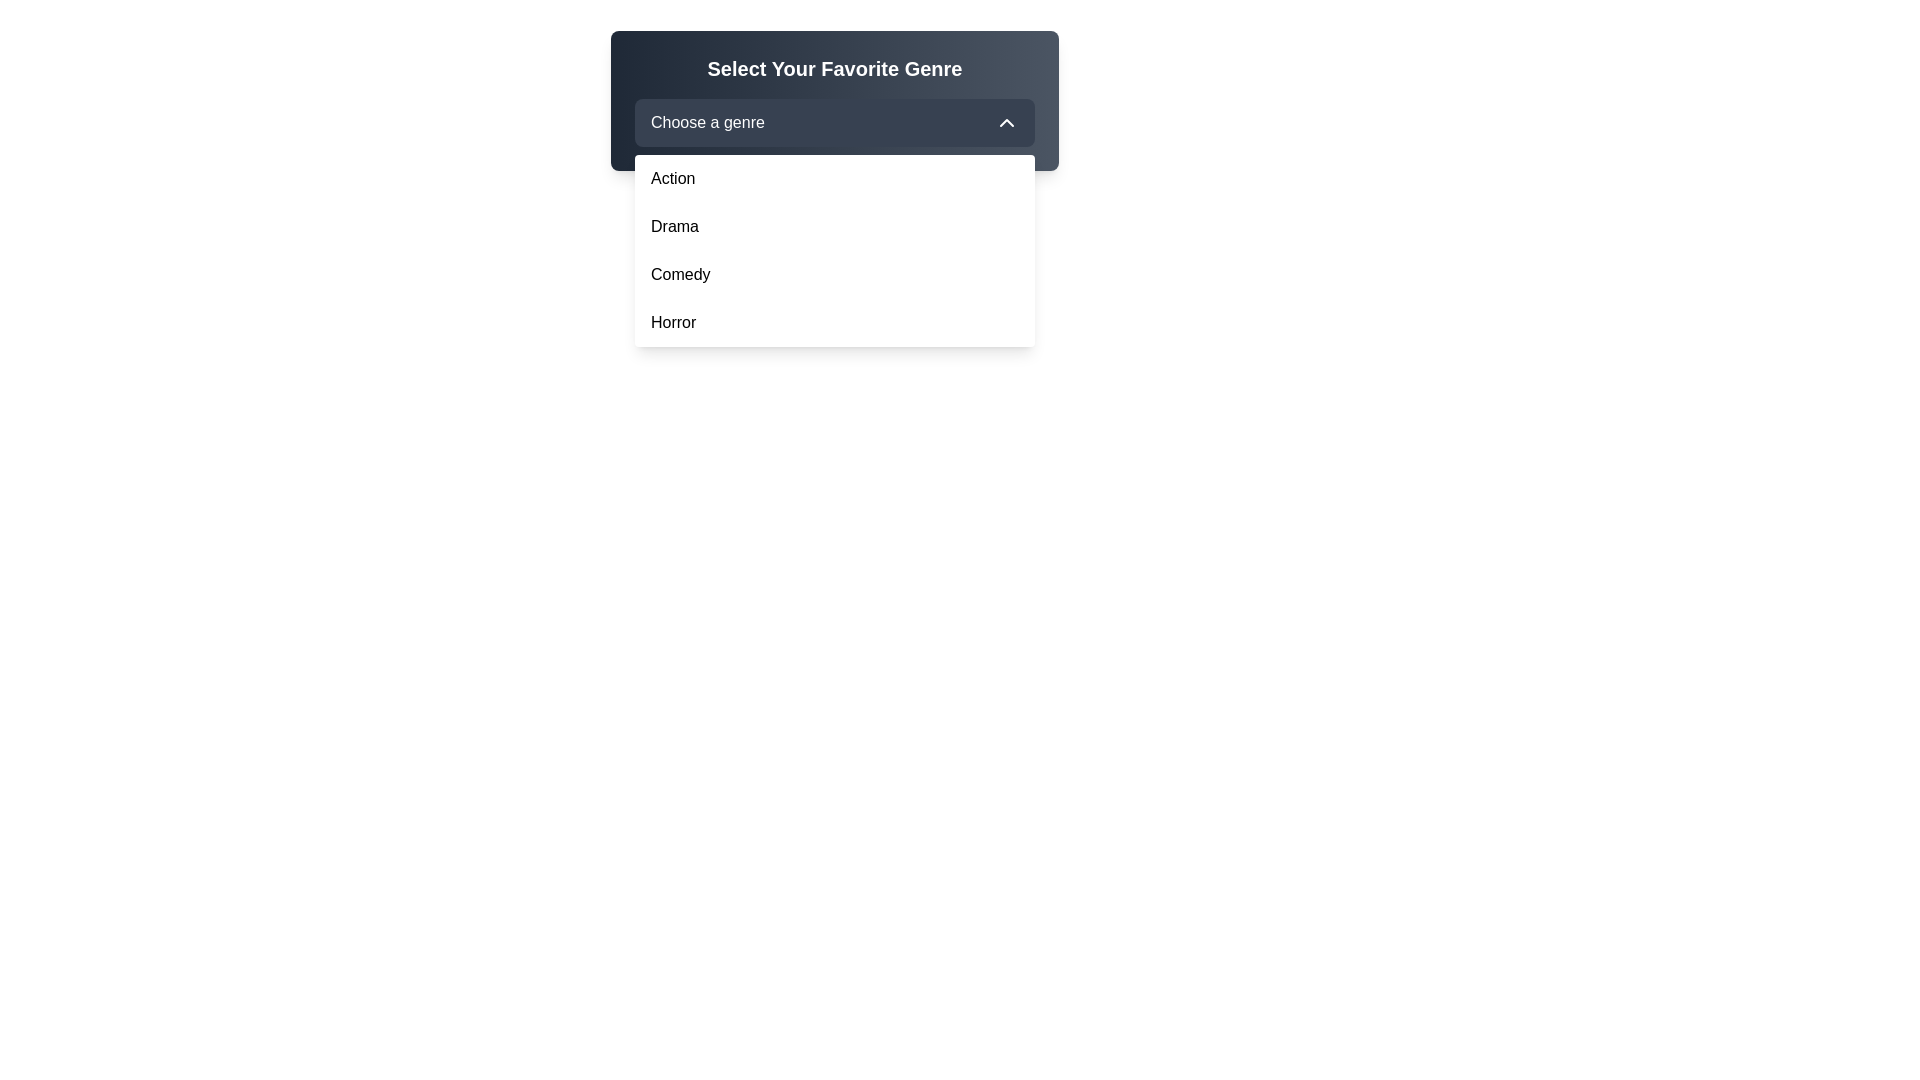 The width and height of the screenshot is (1920, 1080). I want to click on the 'Drama' label, which is the second item in the dropdown menu under 'Choose a genre', so click(675, 226).